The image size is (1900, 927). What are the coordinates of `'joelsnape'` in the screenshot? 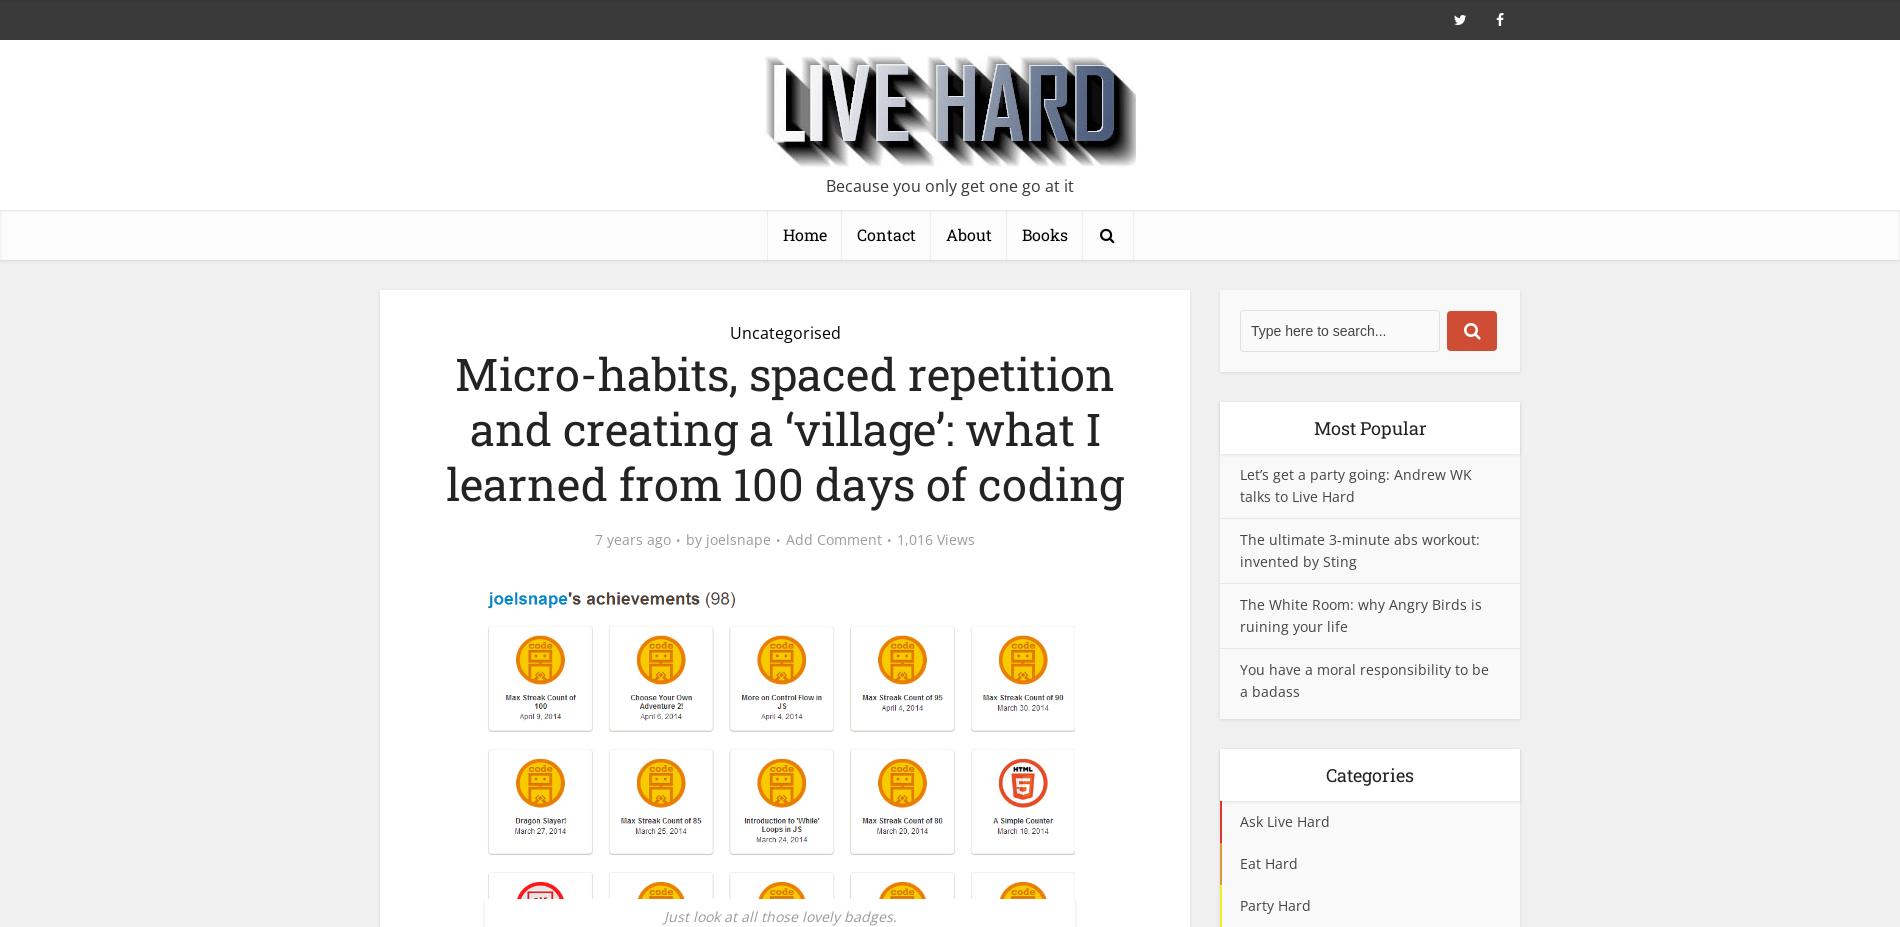 It's located at (737, 539).